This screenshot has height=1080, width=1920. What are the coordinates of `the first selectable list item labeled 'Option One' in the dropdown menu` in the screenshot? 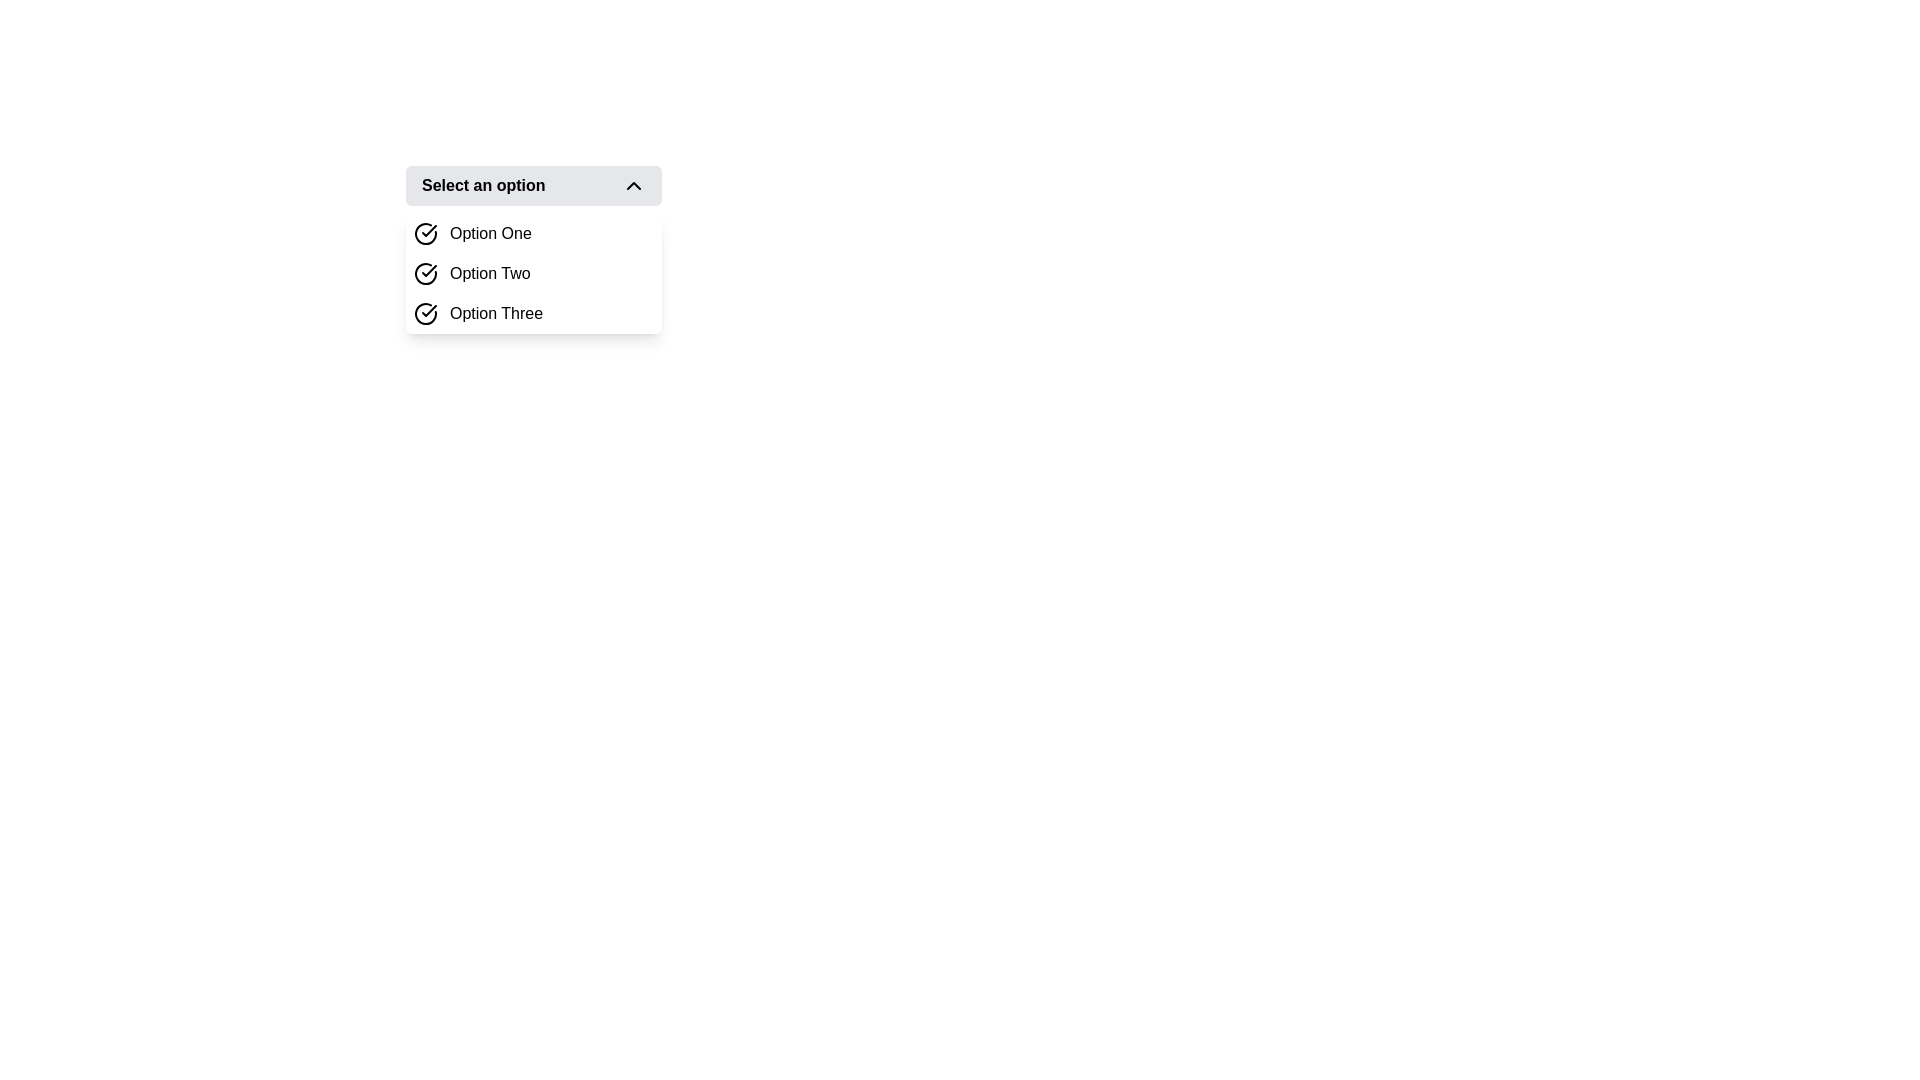 It's located at (533, 233).